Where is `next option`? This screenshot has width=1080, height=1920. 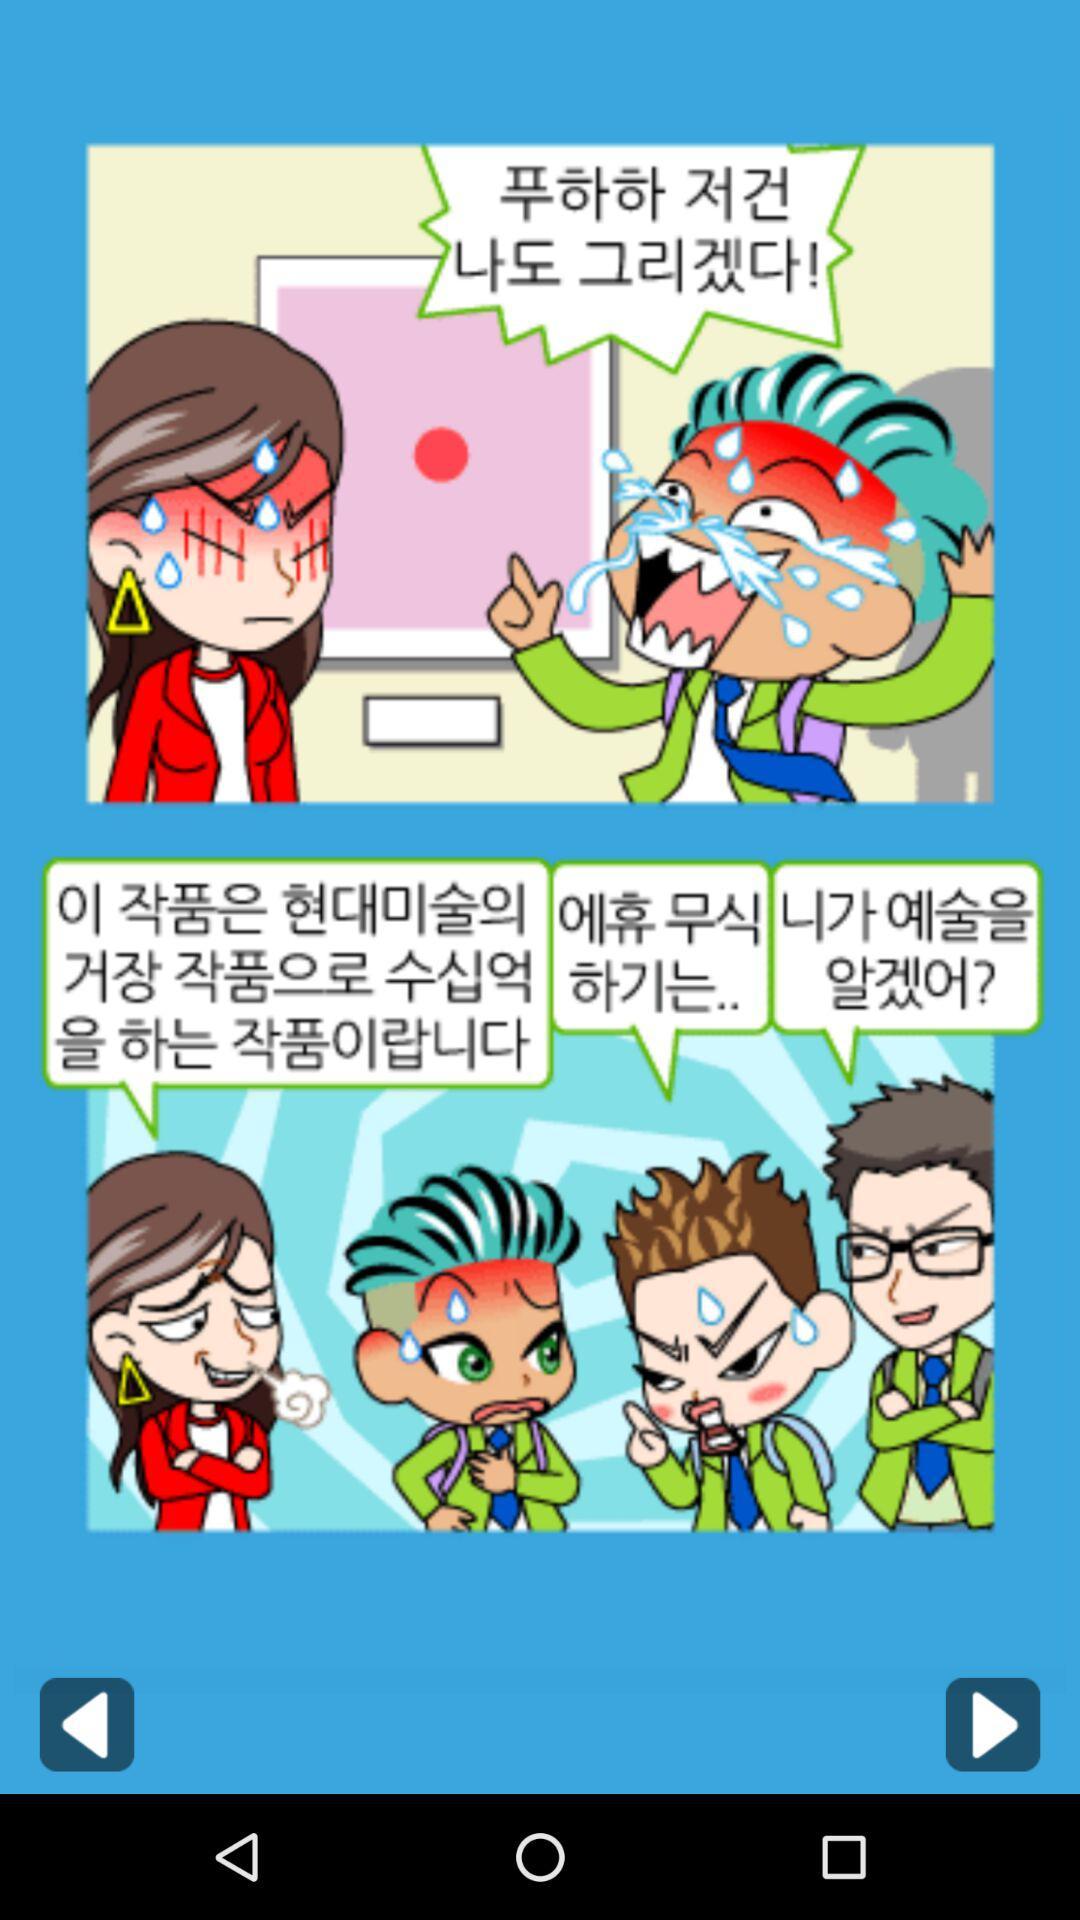
next option is located at coordinates (992, 1723).